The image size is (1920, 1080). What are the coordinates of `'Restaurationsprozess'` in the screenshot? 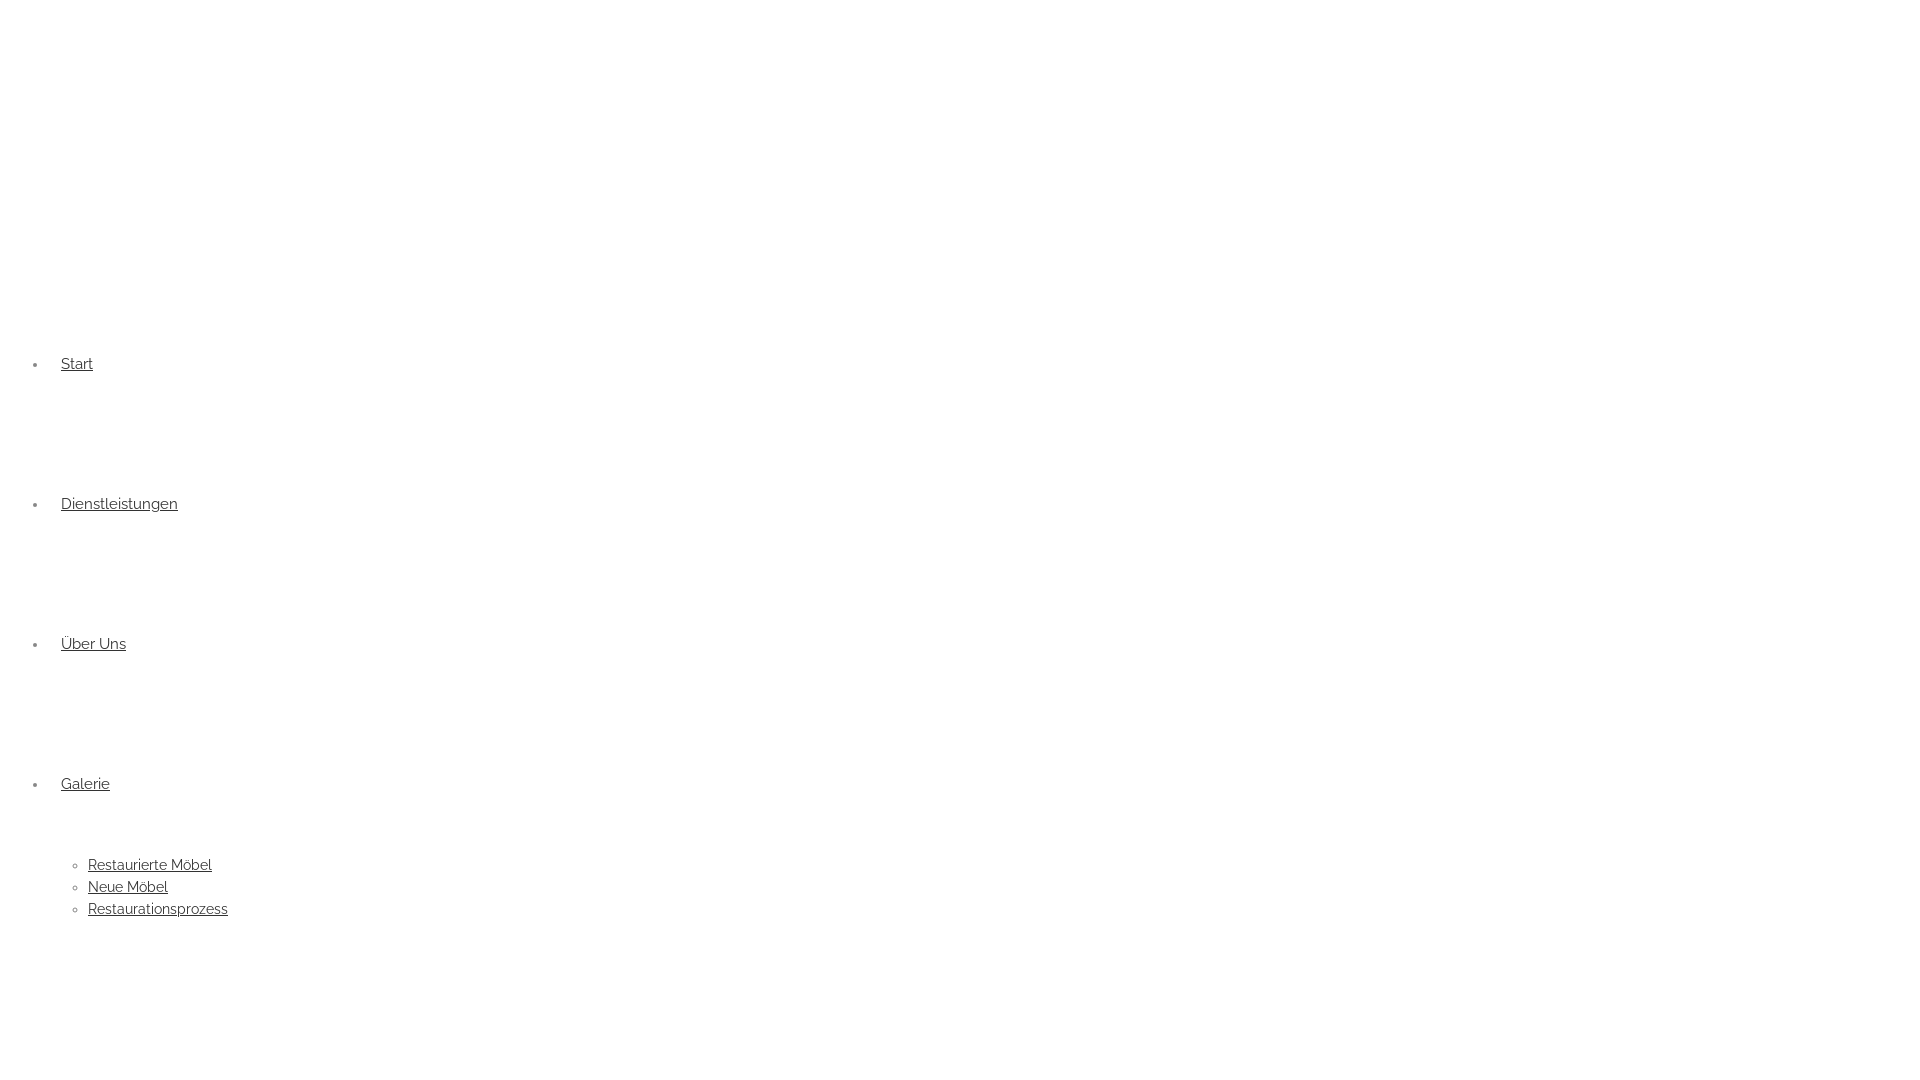 It's located at (86, 909).